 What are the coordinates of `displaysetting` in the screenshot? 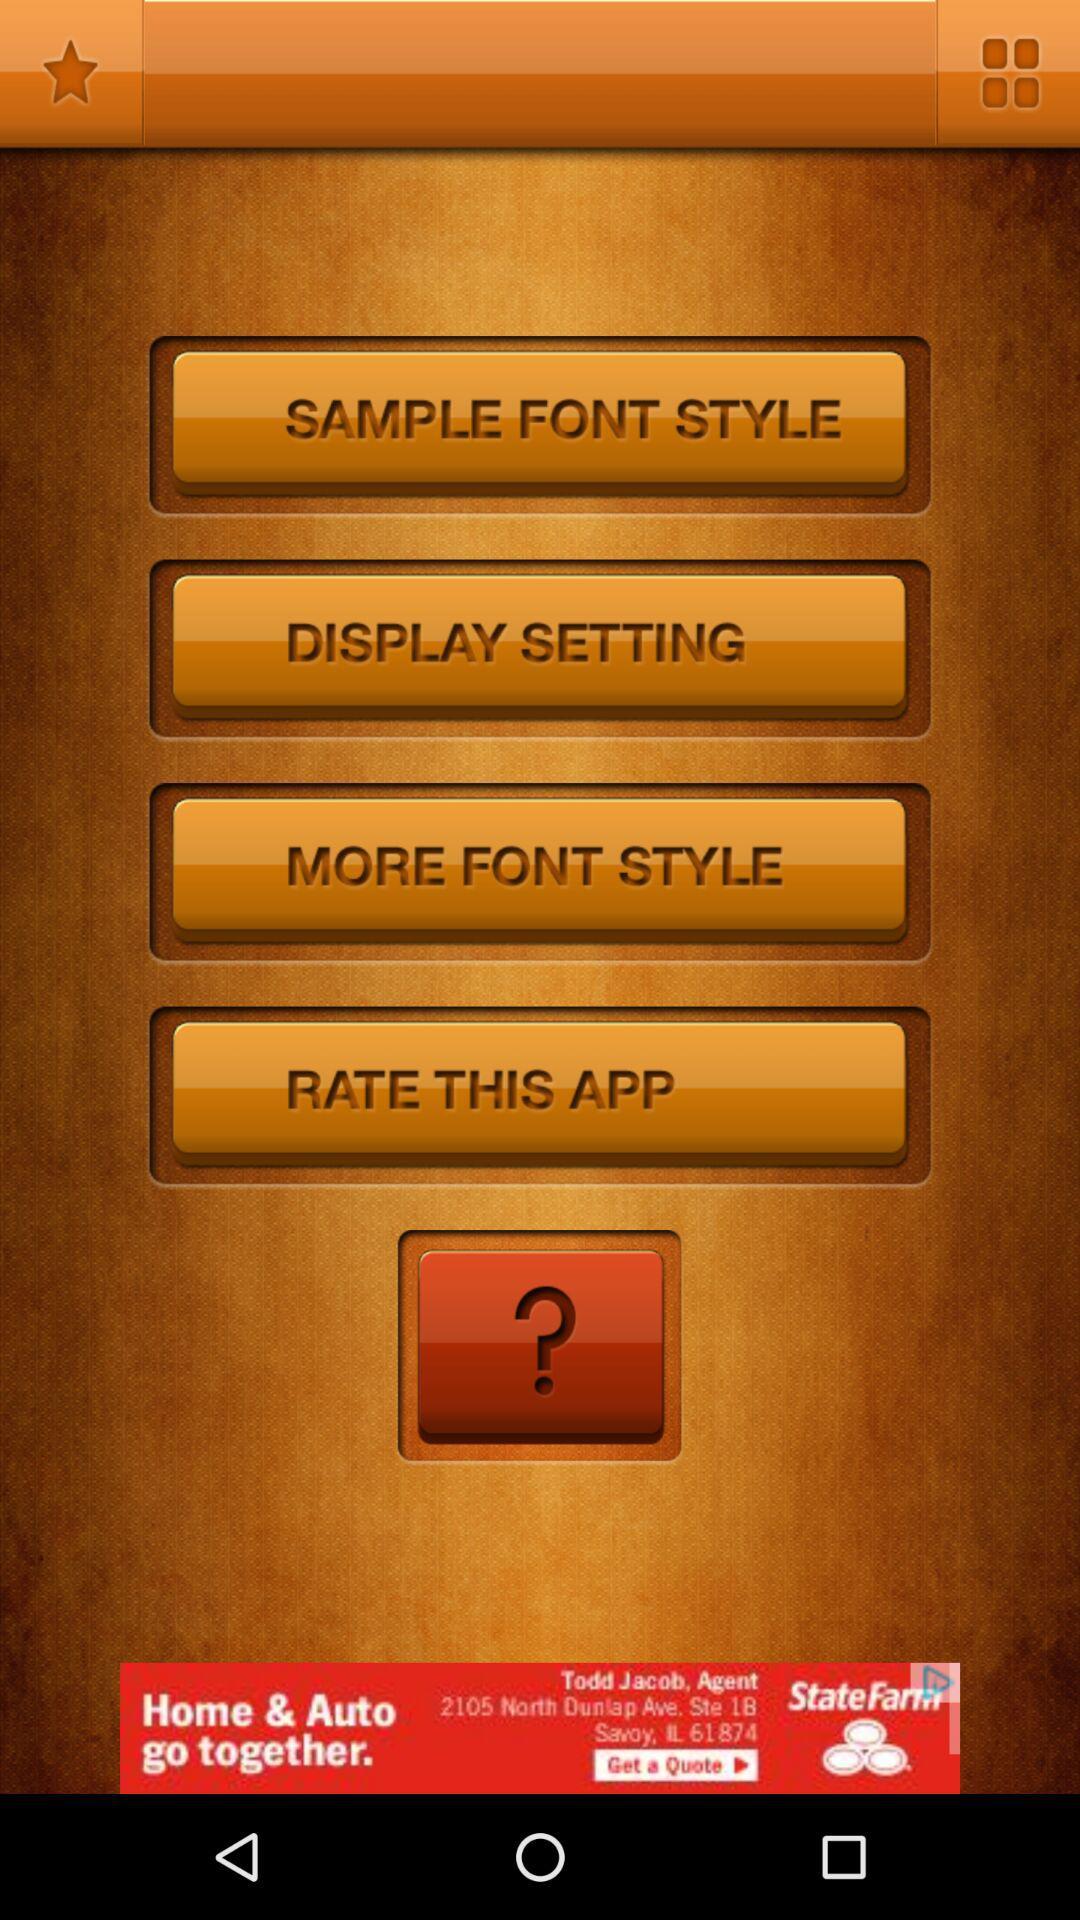 It's located at (540, 651).